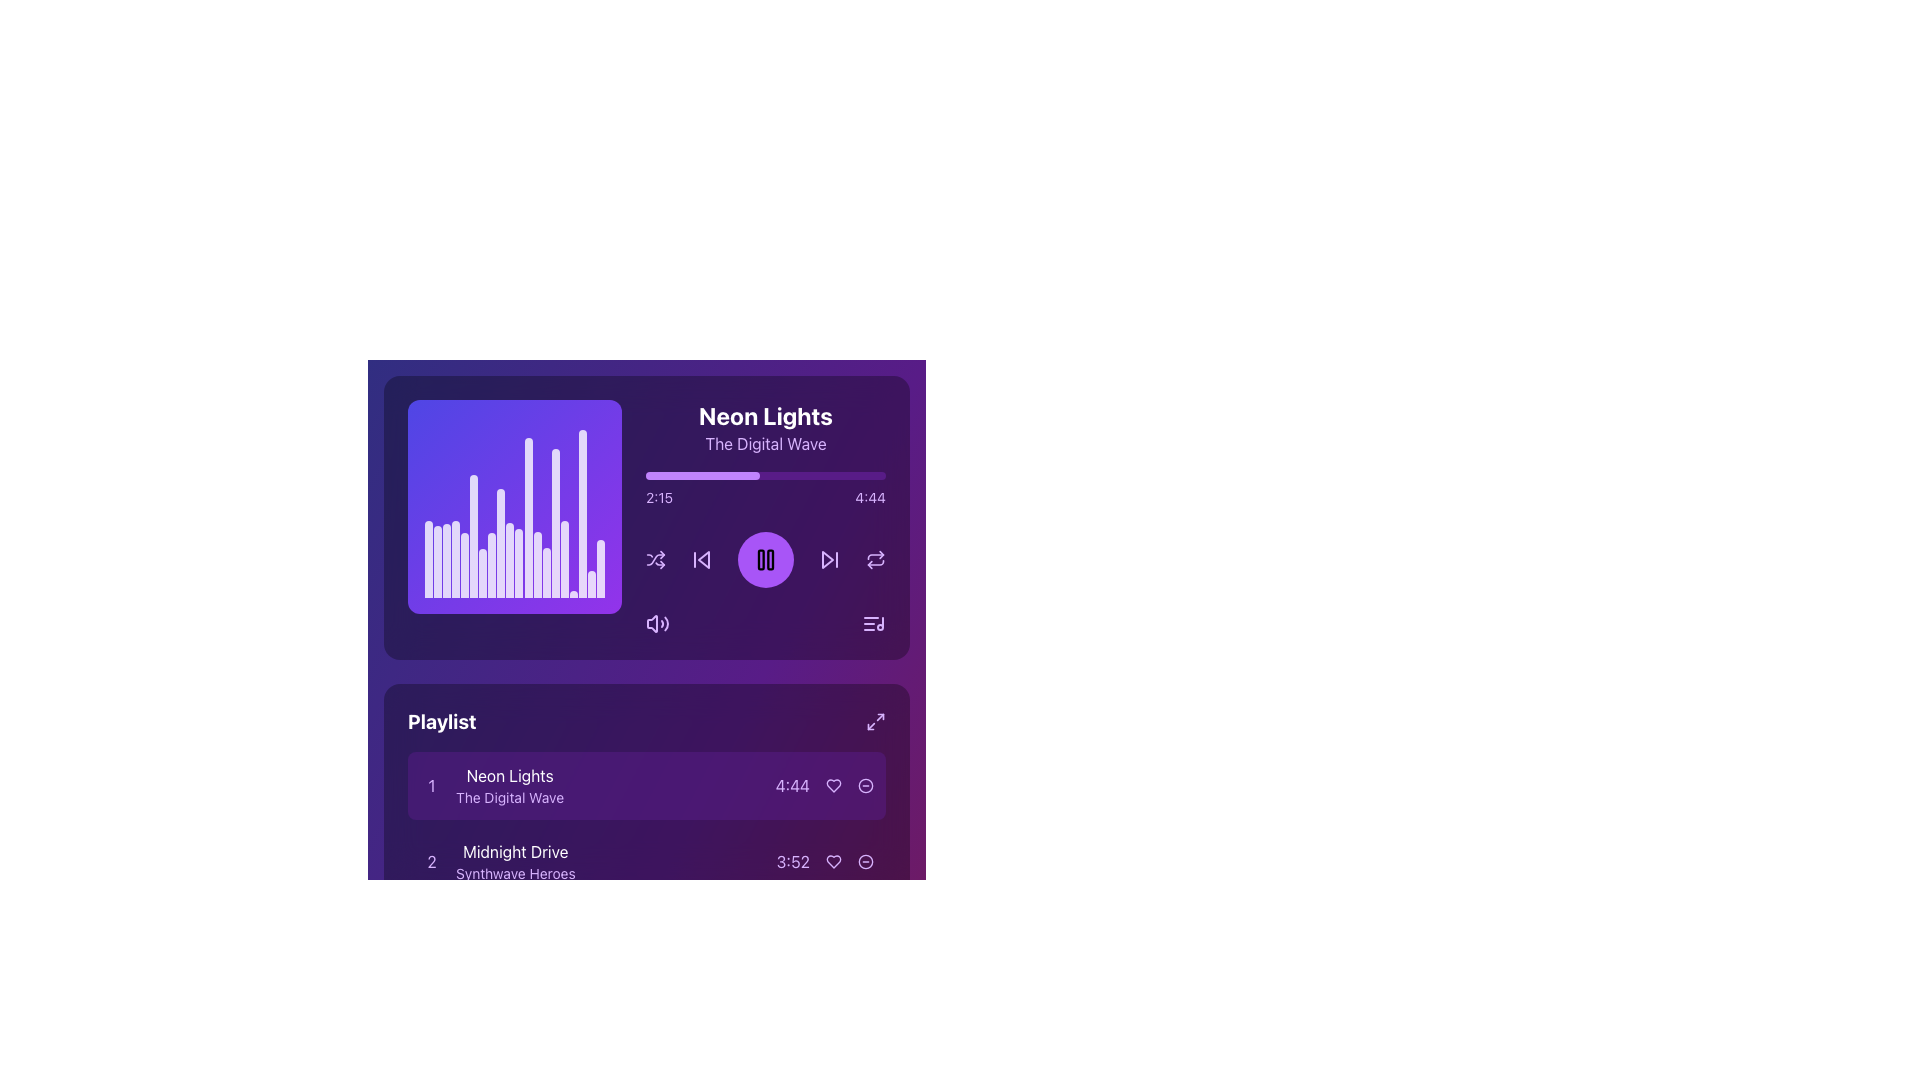 The image size is (1920, 1080). Describe the element at coordinates (736, 475) in the screenshot. I see `the progress` at that location.